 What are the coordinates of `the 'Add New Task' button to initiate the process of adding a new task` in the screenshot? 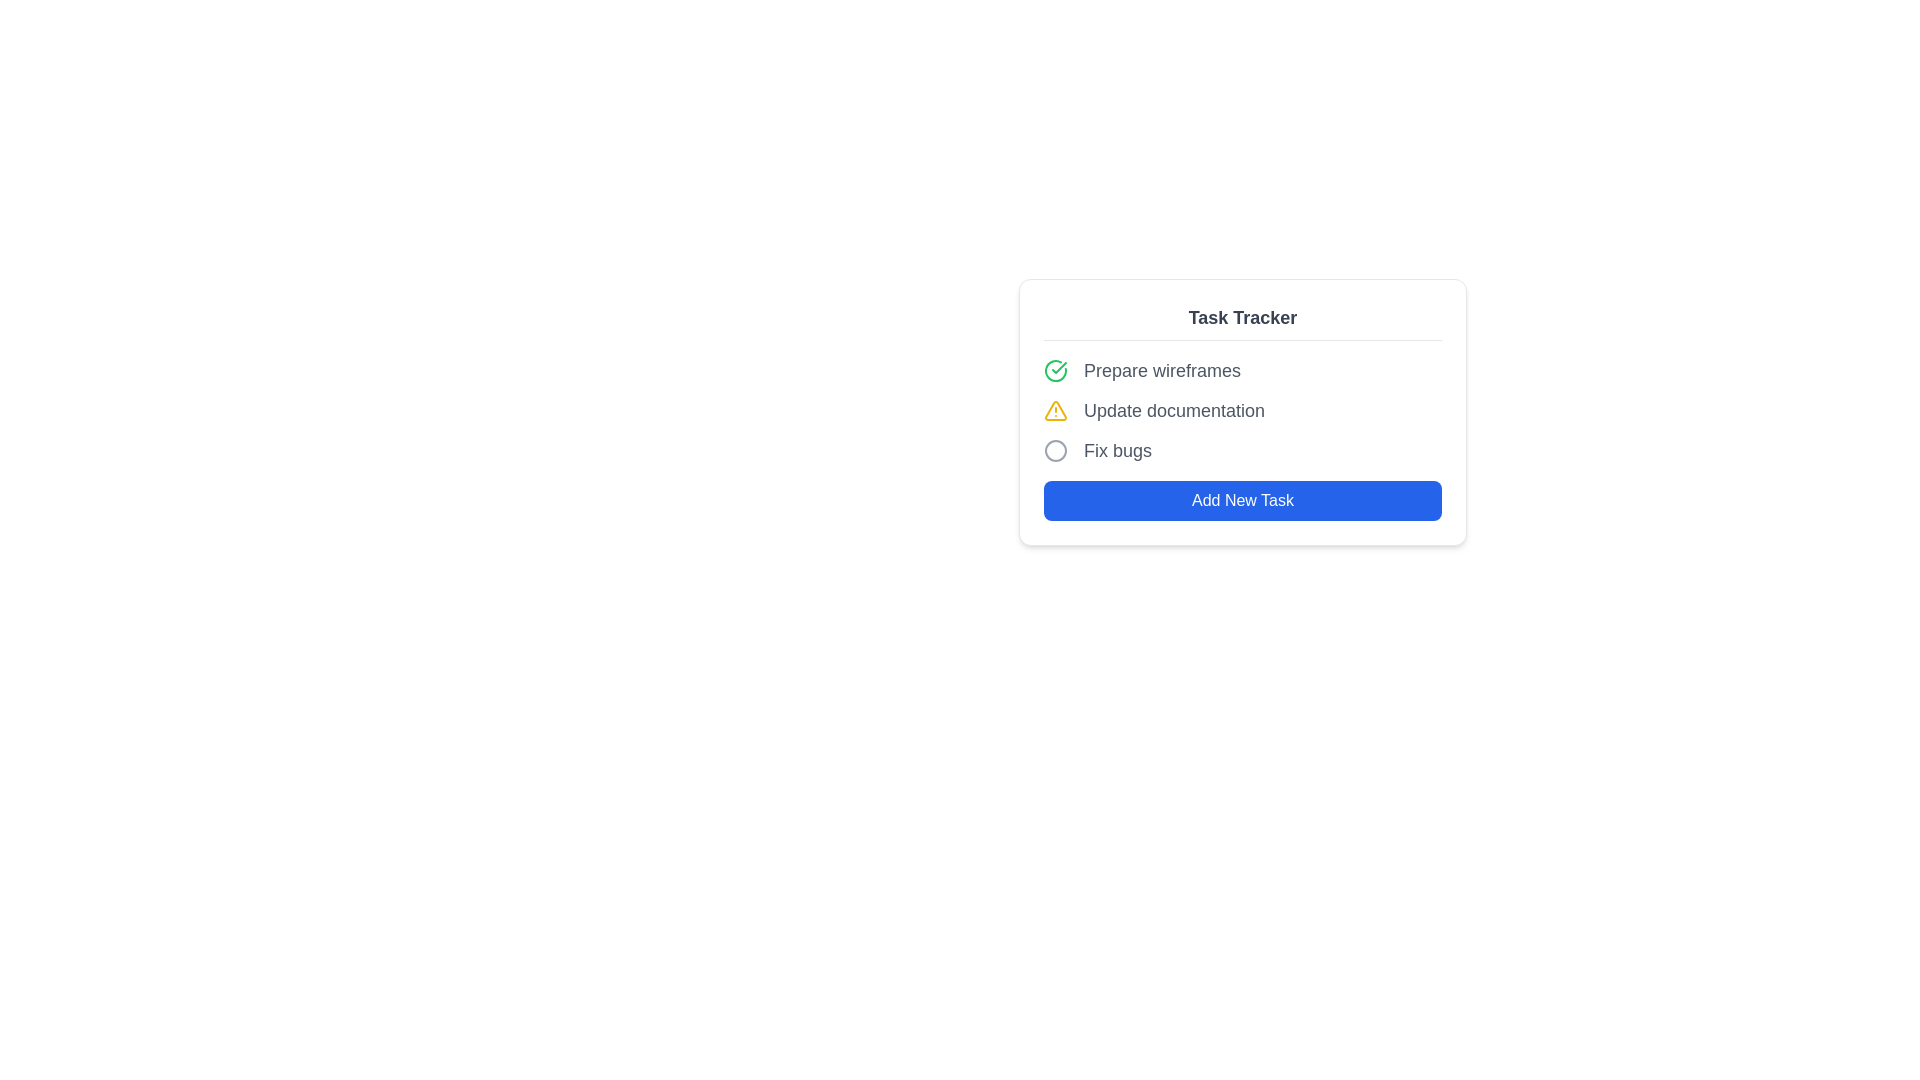 It's located at (1242, 500).